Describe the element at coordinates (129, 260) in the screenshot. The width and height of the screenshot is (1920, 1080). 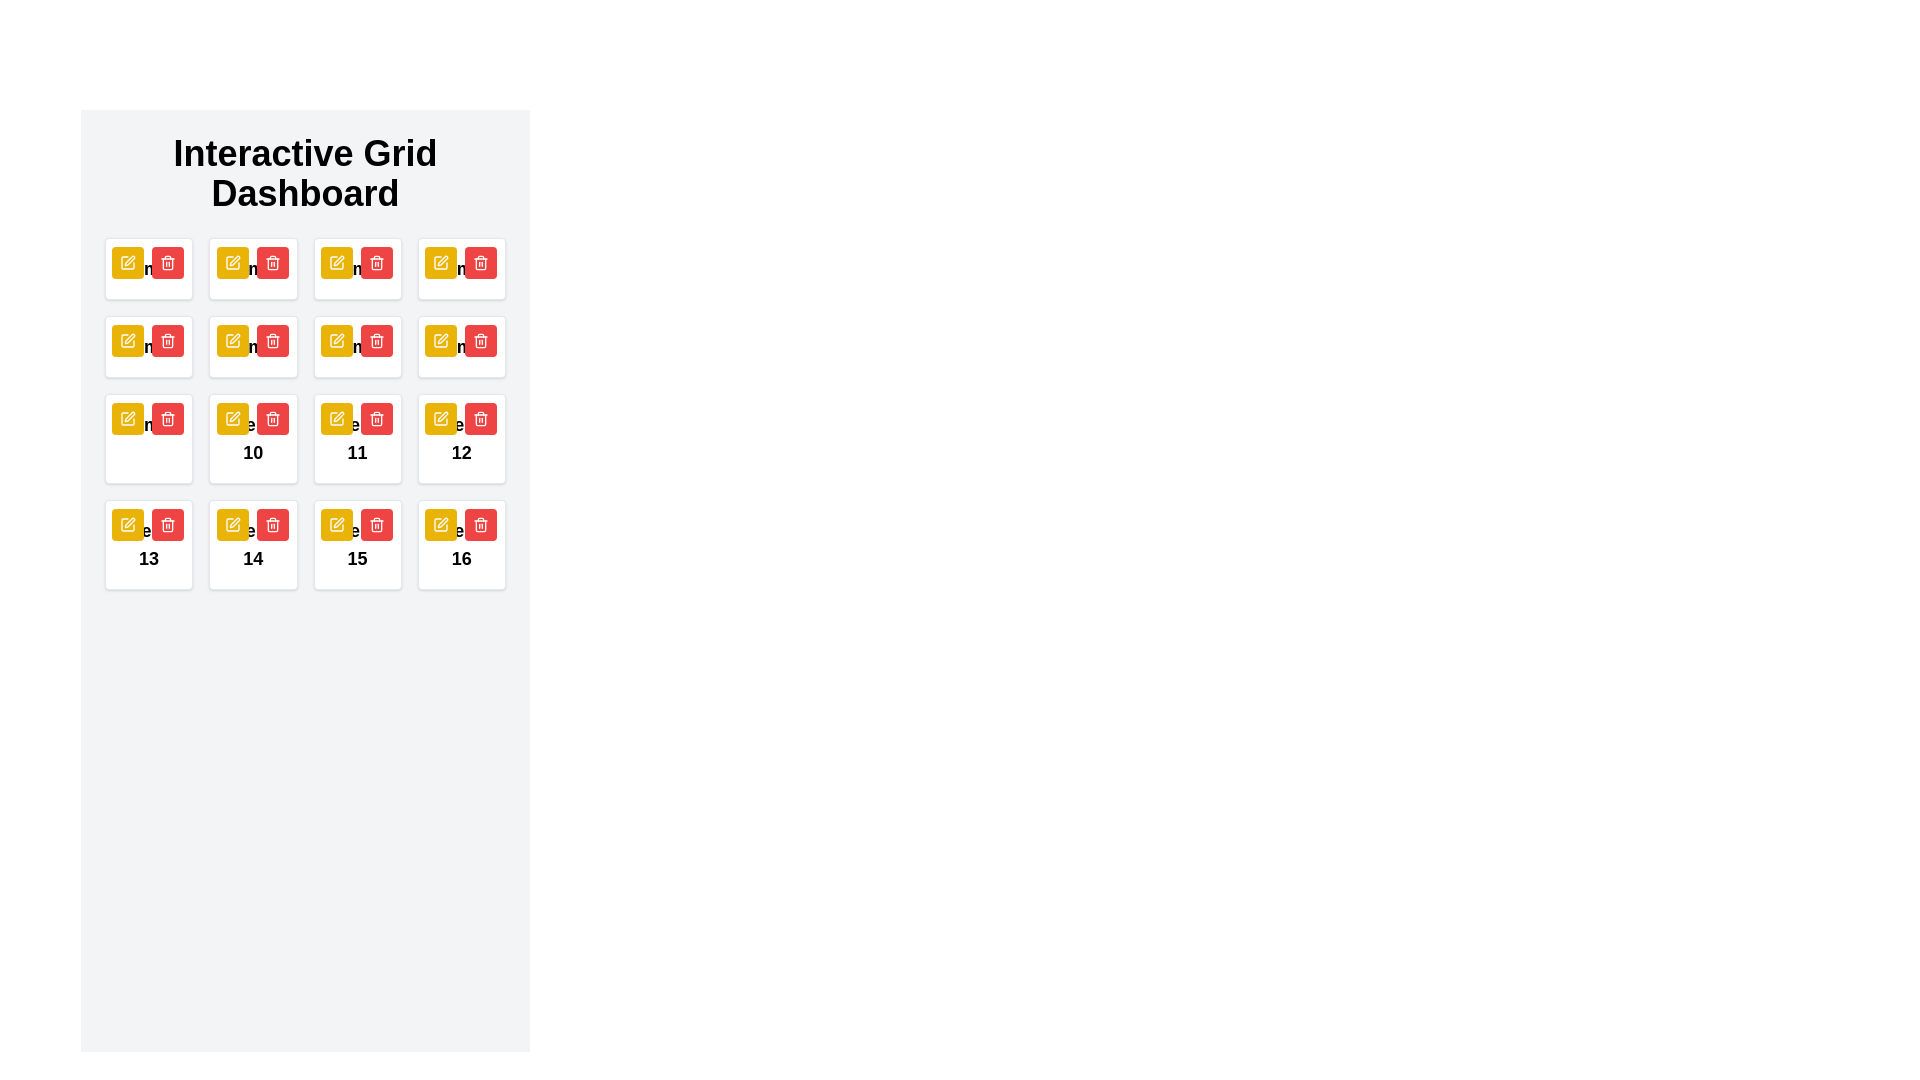
I see `the edit icon button located in the top-left corner of the first card in the dashboard, which allows users to initiate editing of the content or settings associated with the grid item` at that location.